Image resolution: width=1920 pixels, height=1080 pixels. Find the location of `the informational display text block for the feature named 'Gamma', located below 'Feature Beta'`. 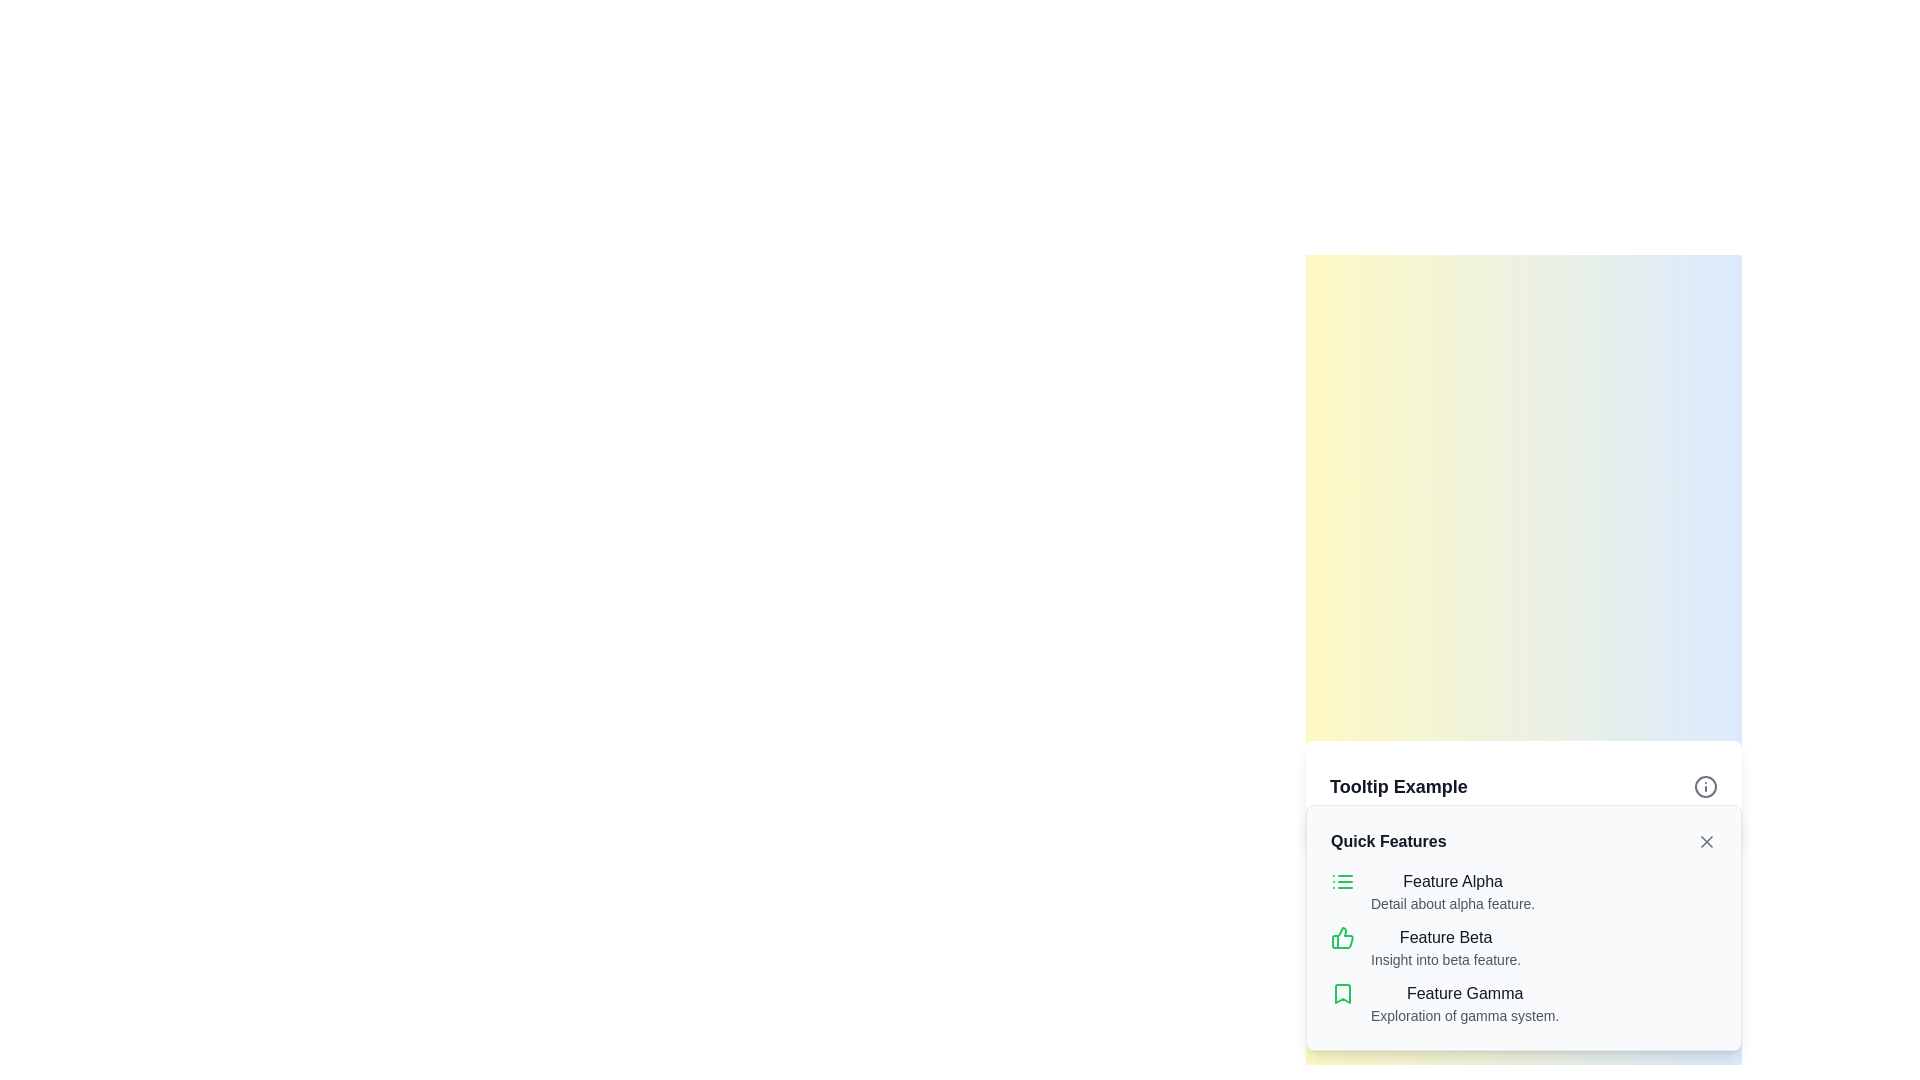

the informational display text block for the feature named 'Gamma', located below 'Feature Beta' is located at coordinates (1522, 1003).